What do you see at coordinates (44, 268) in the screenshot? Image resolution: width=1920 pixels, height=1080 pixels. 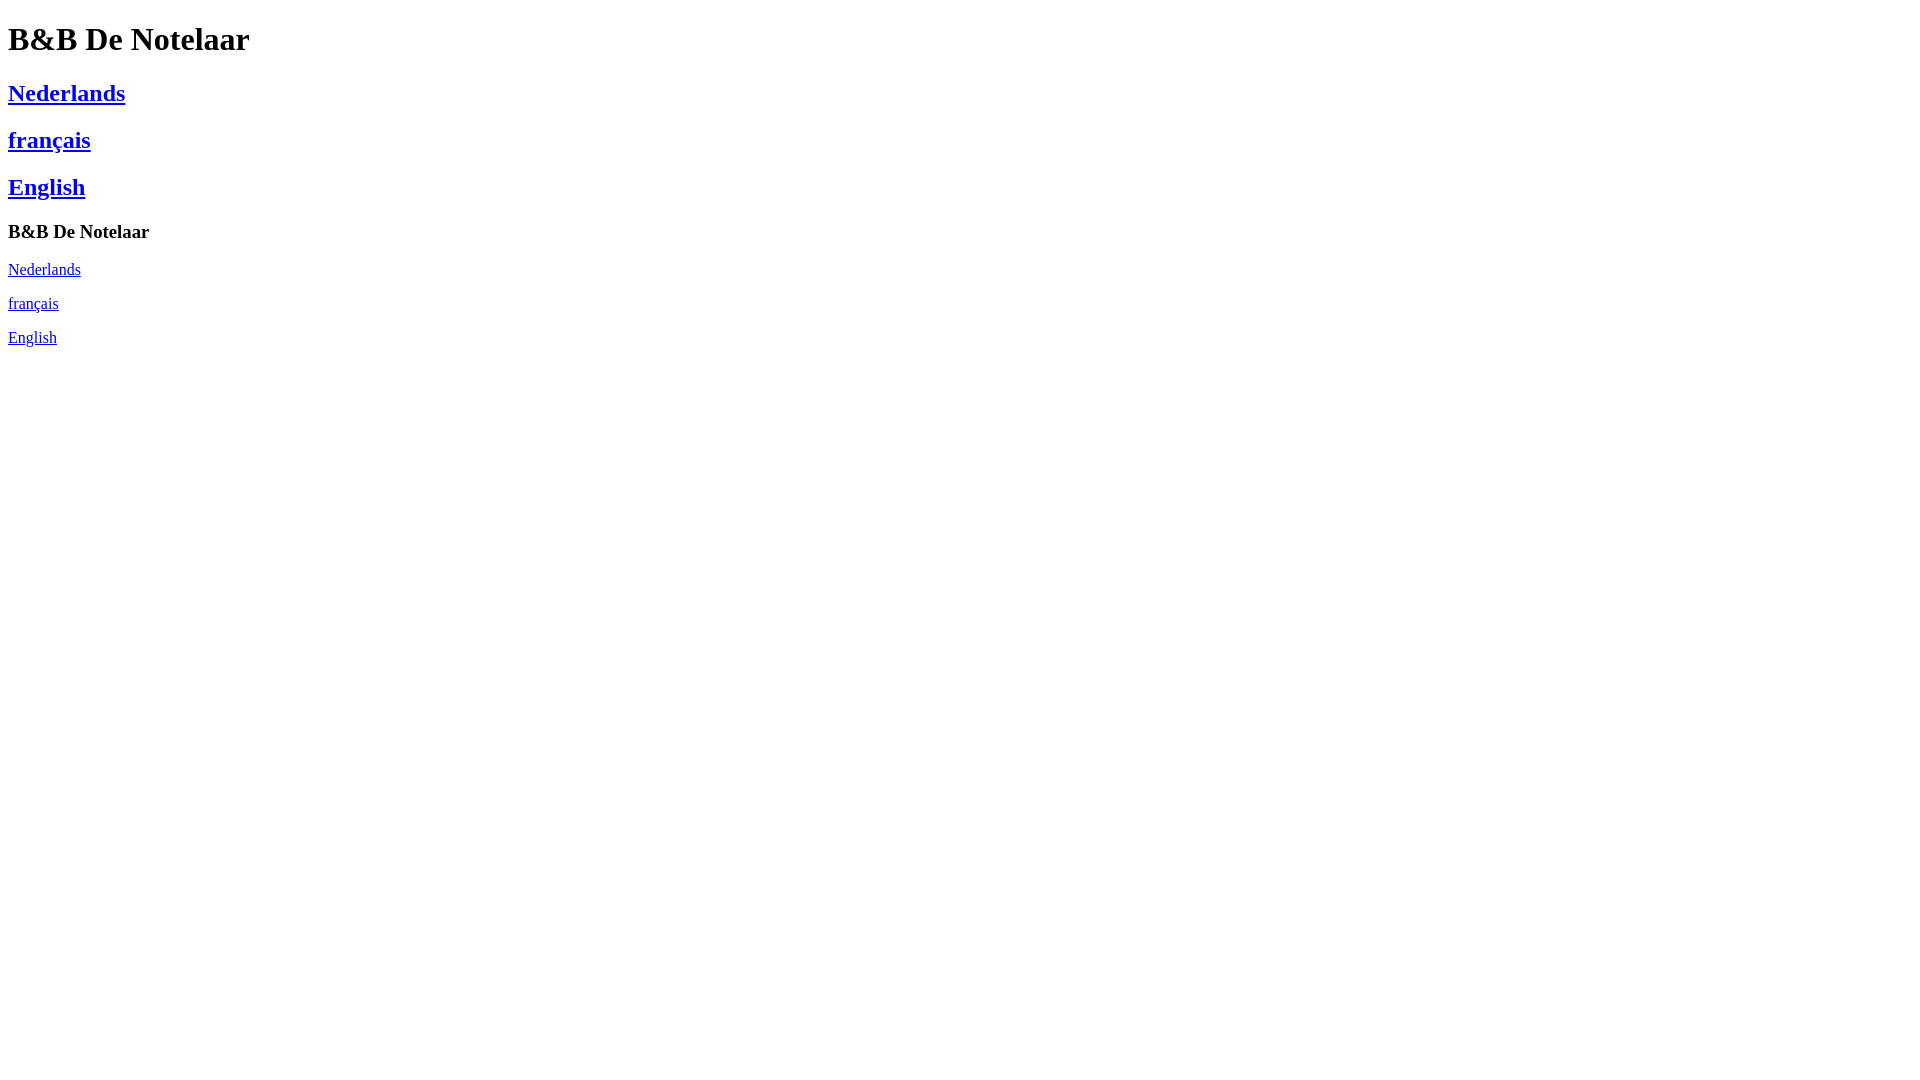 I see `'Nederlands'` at bounding box center [44, 268].